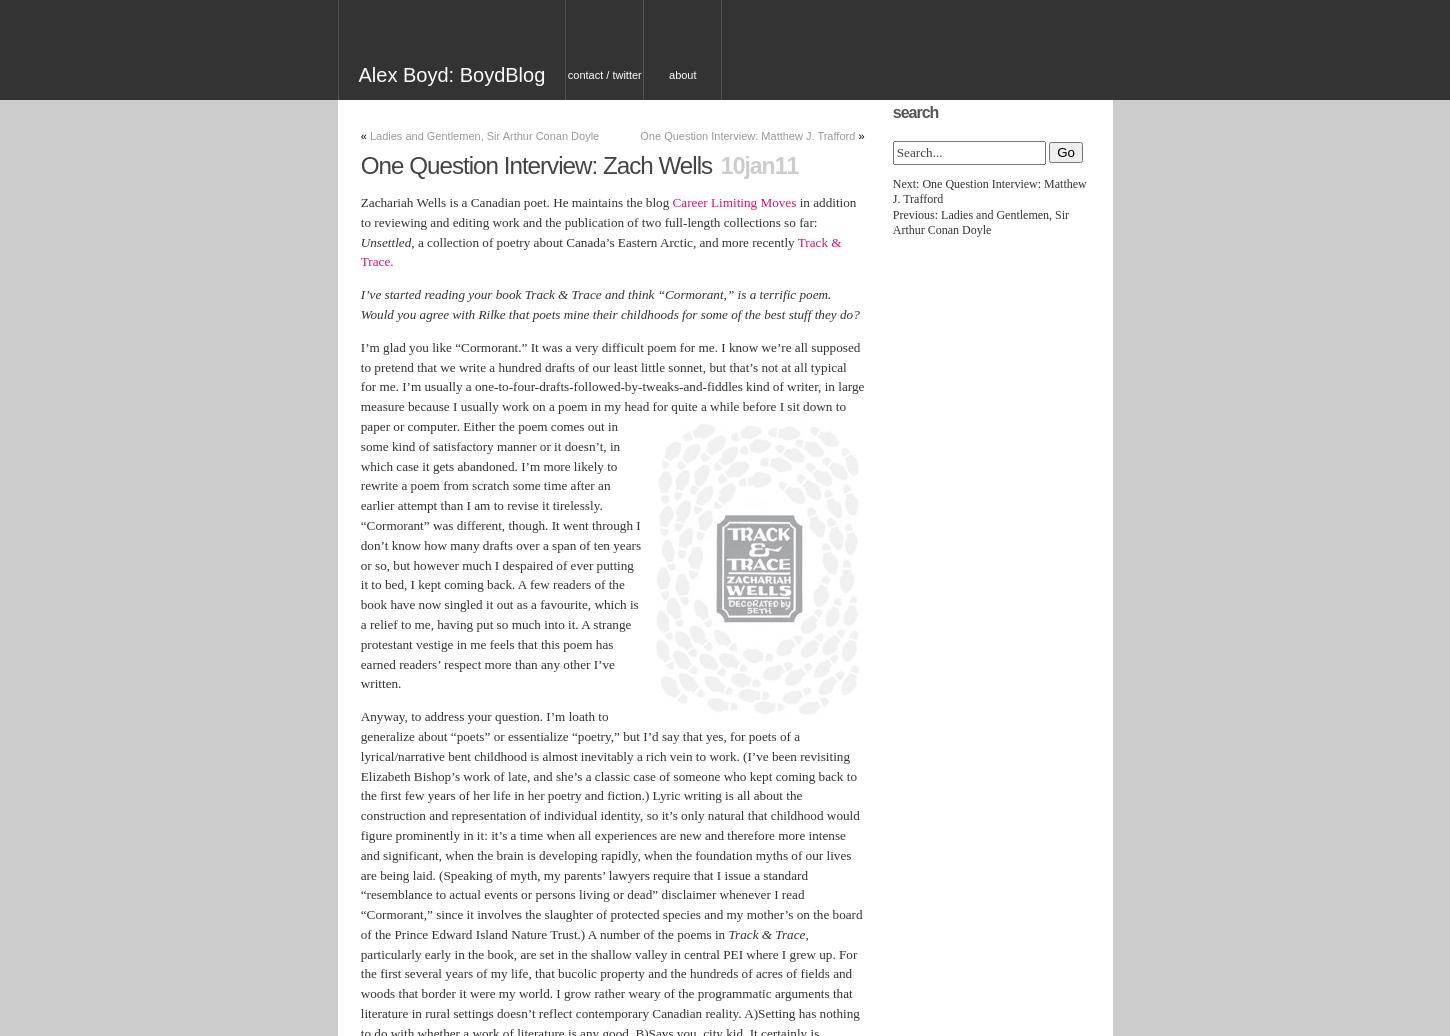  I want to click on 'comes out in some kind of satisfactory manner or it doesn’t, in which case it gets abandoned. I’m more likely to rewrite a poem from scratch some time after an earlier attempt than I am to revise it tirelessly. “Cormorant” was different, though. It went through I don’t know how many drafts over a span of ten years or so, but however much I despaired of ever putting it to bed, I kept coming back. A few readers of the book have now singled it out as a favourite, which is a relief to me, having put so much into it. A strange protestant vestige in me feels that this poem has earned readers’ respect more than any other I’ve written.', so click(500, 554).